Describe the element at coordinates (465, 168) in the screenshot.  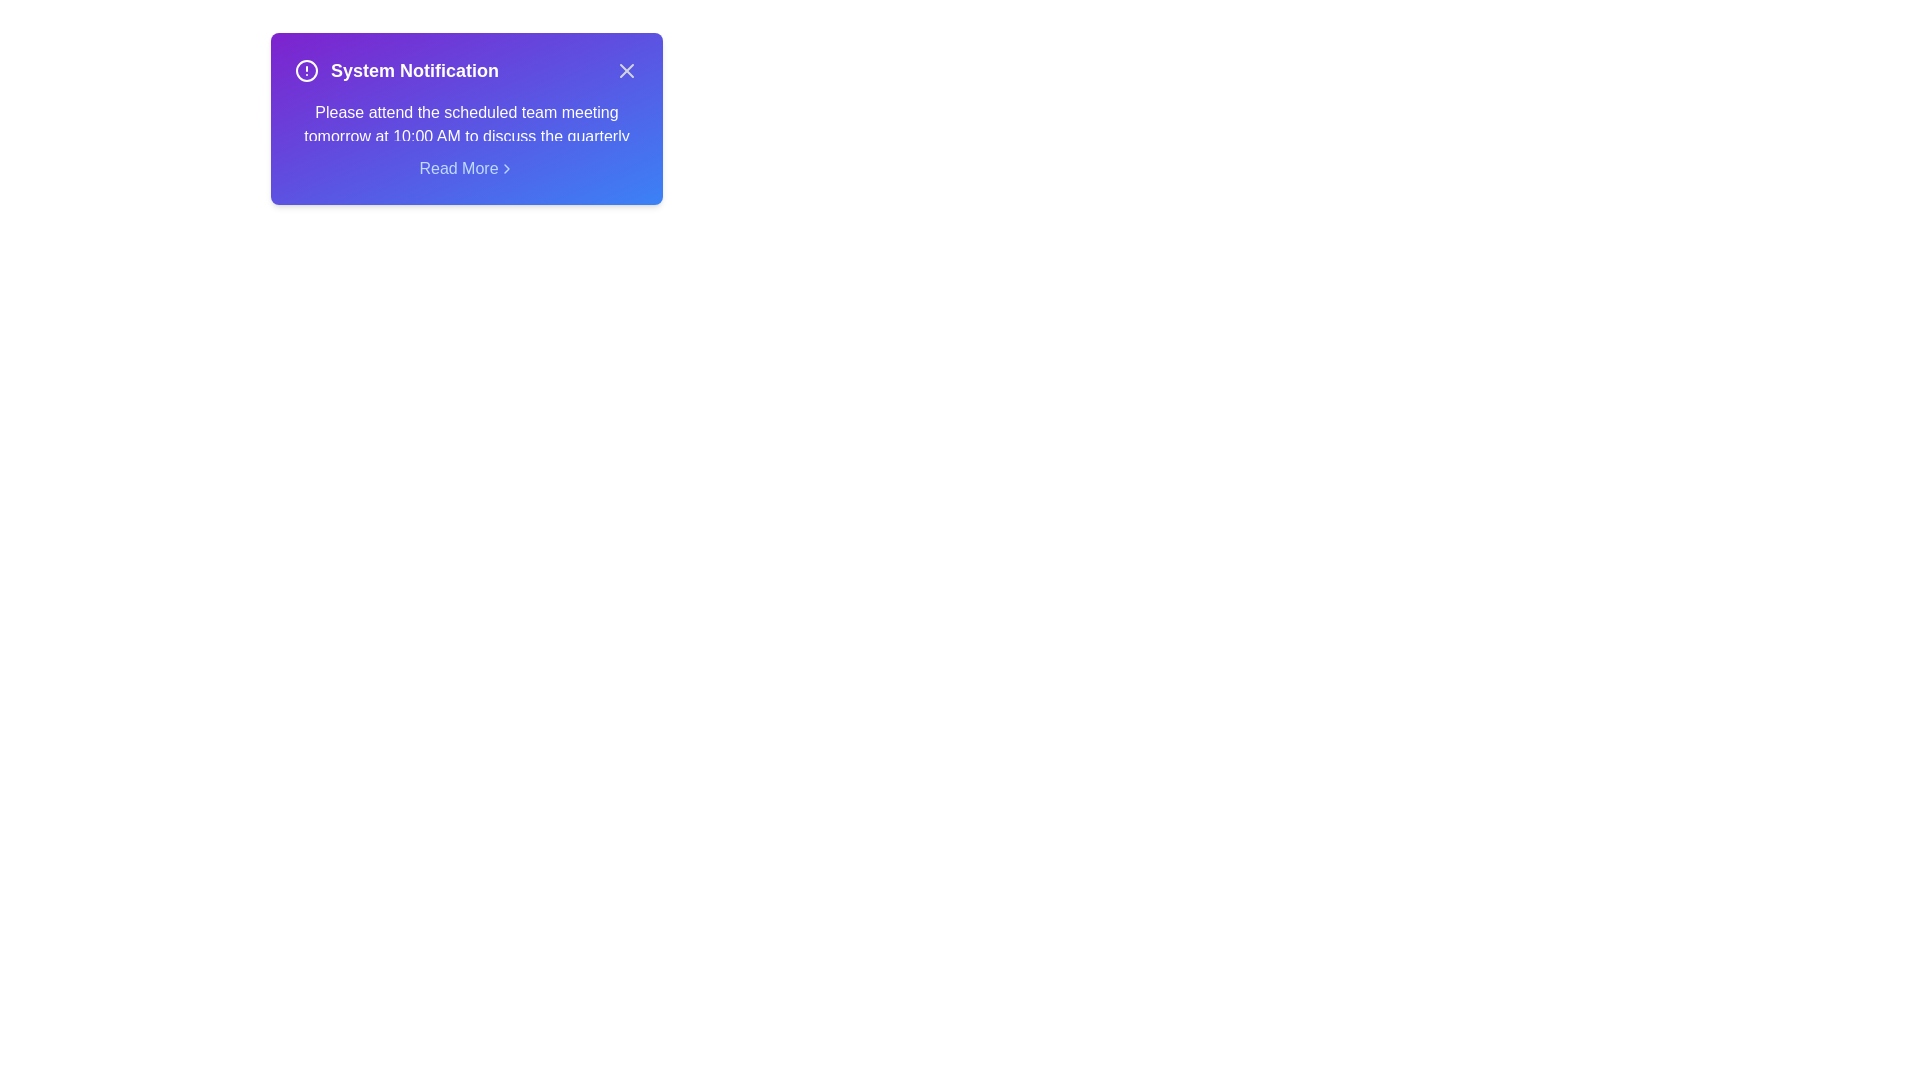
I see `'Read More' button to expand the content` at that location.